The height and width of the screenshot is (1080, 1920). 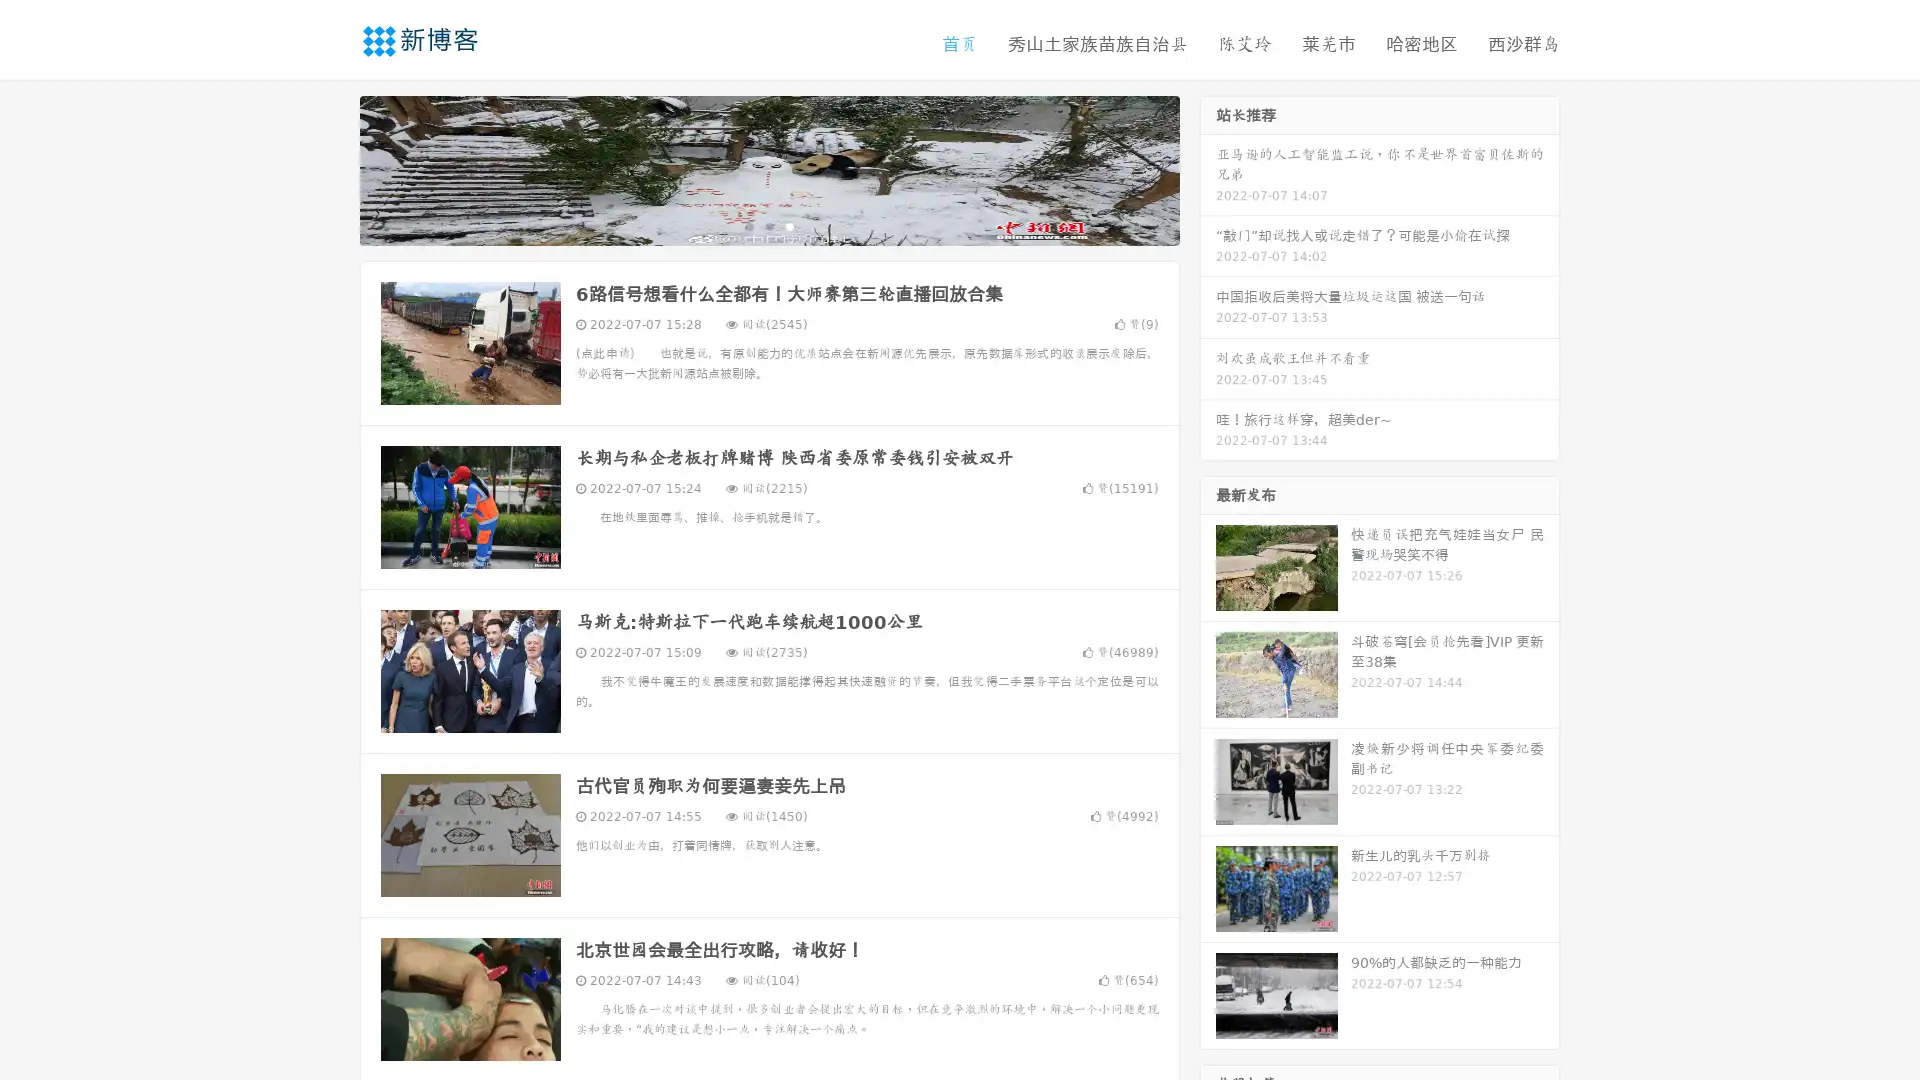 What do you see at coordinates (748, 225) in the screenshot?
I see `Go to slide 1` at bounding box center [748, 225].